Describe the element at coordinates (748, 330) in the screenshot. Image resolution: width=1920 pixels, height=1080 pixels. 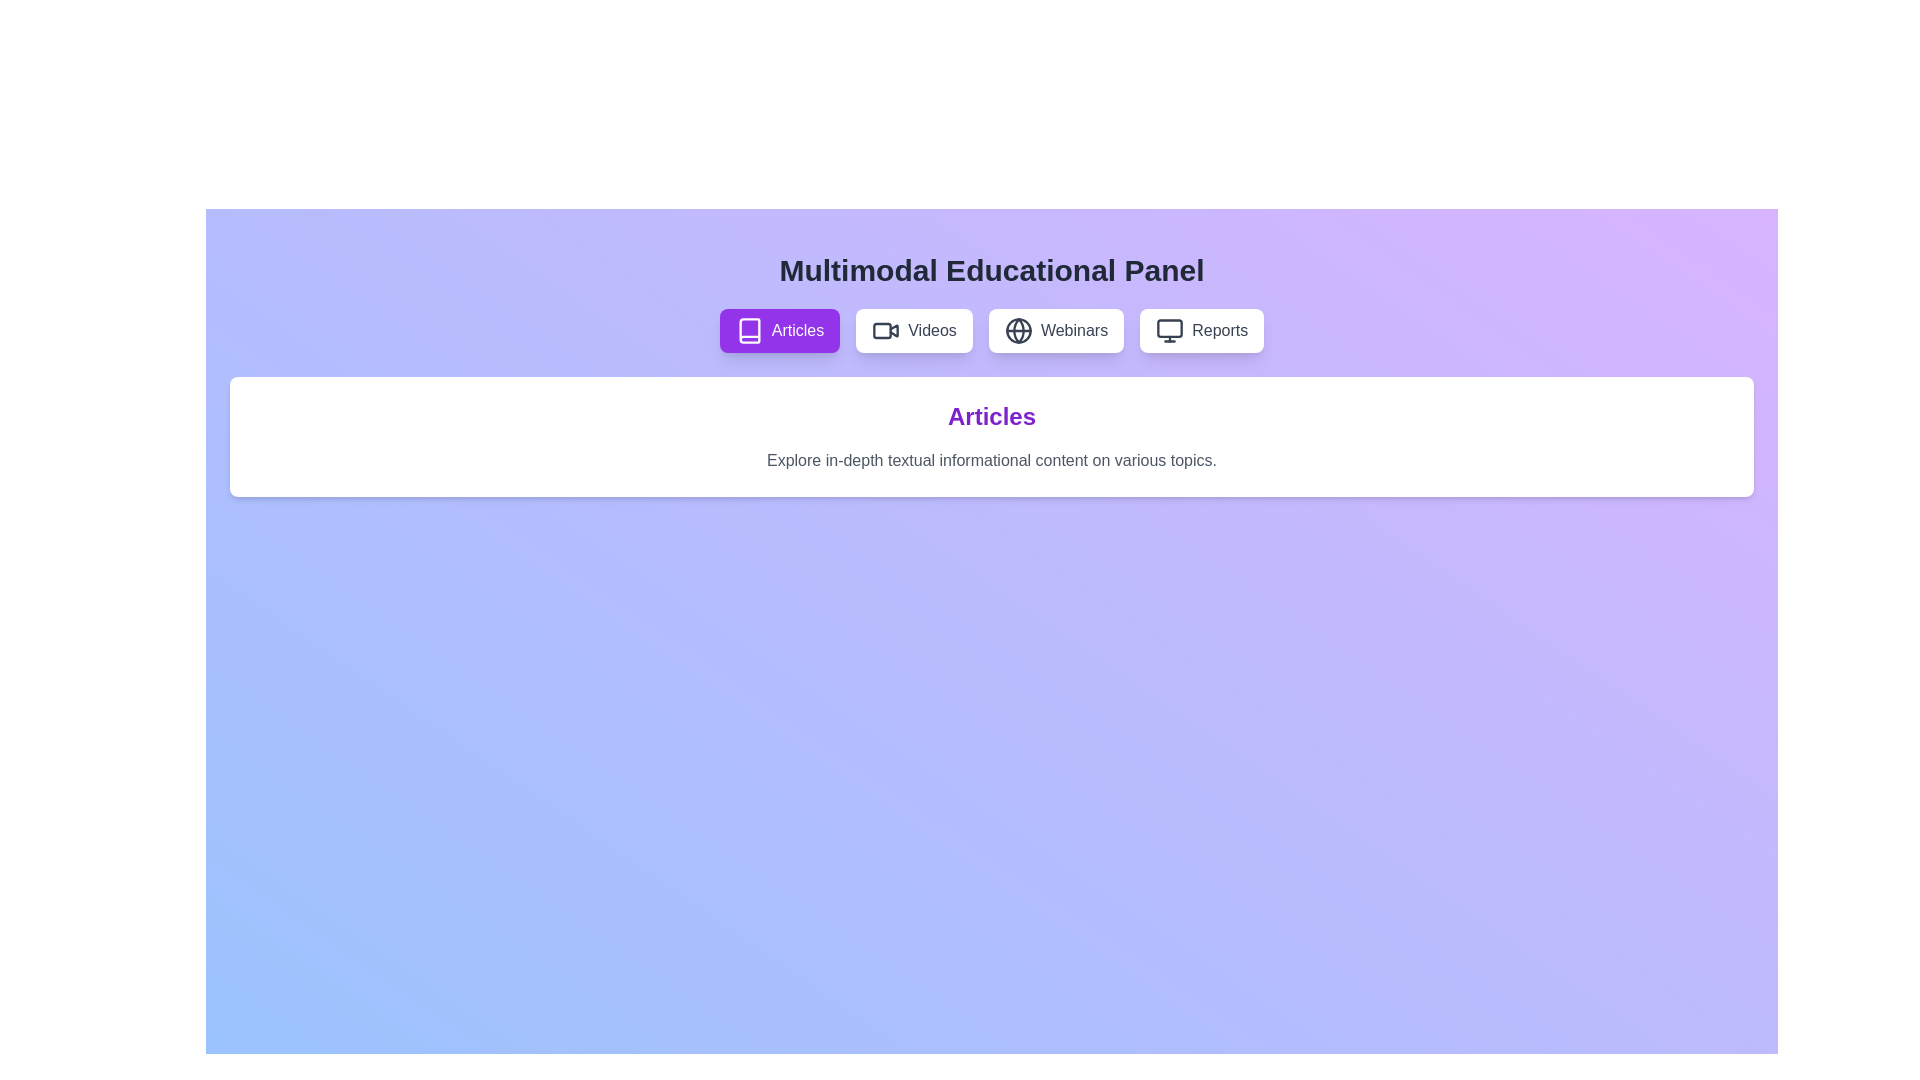
I see `the vector graphic icon representing the 'Articles' section` at that location.